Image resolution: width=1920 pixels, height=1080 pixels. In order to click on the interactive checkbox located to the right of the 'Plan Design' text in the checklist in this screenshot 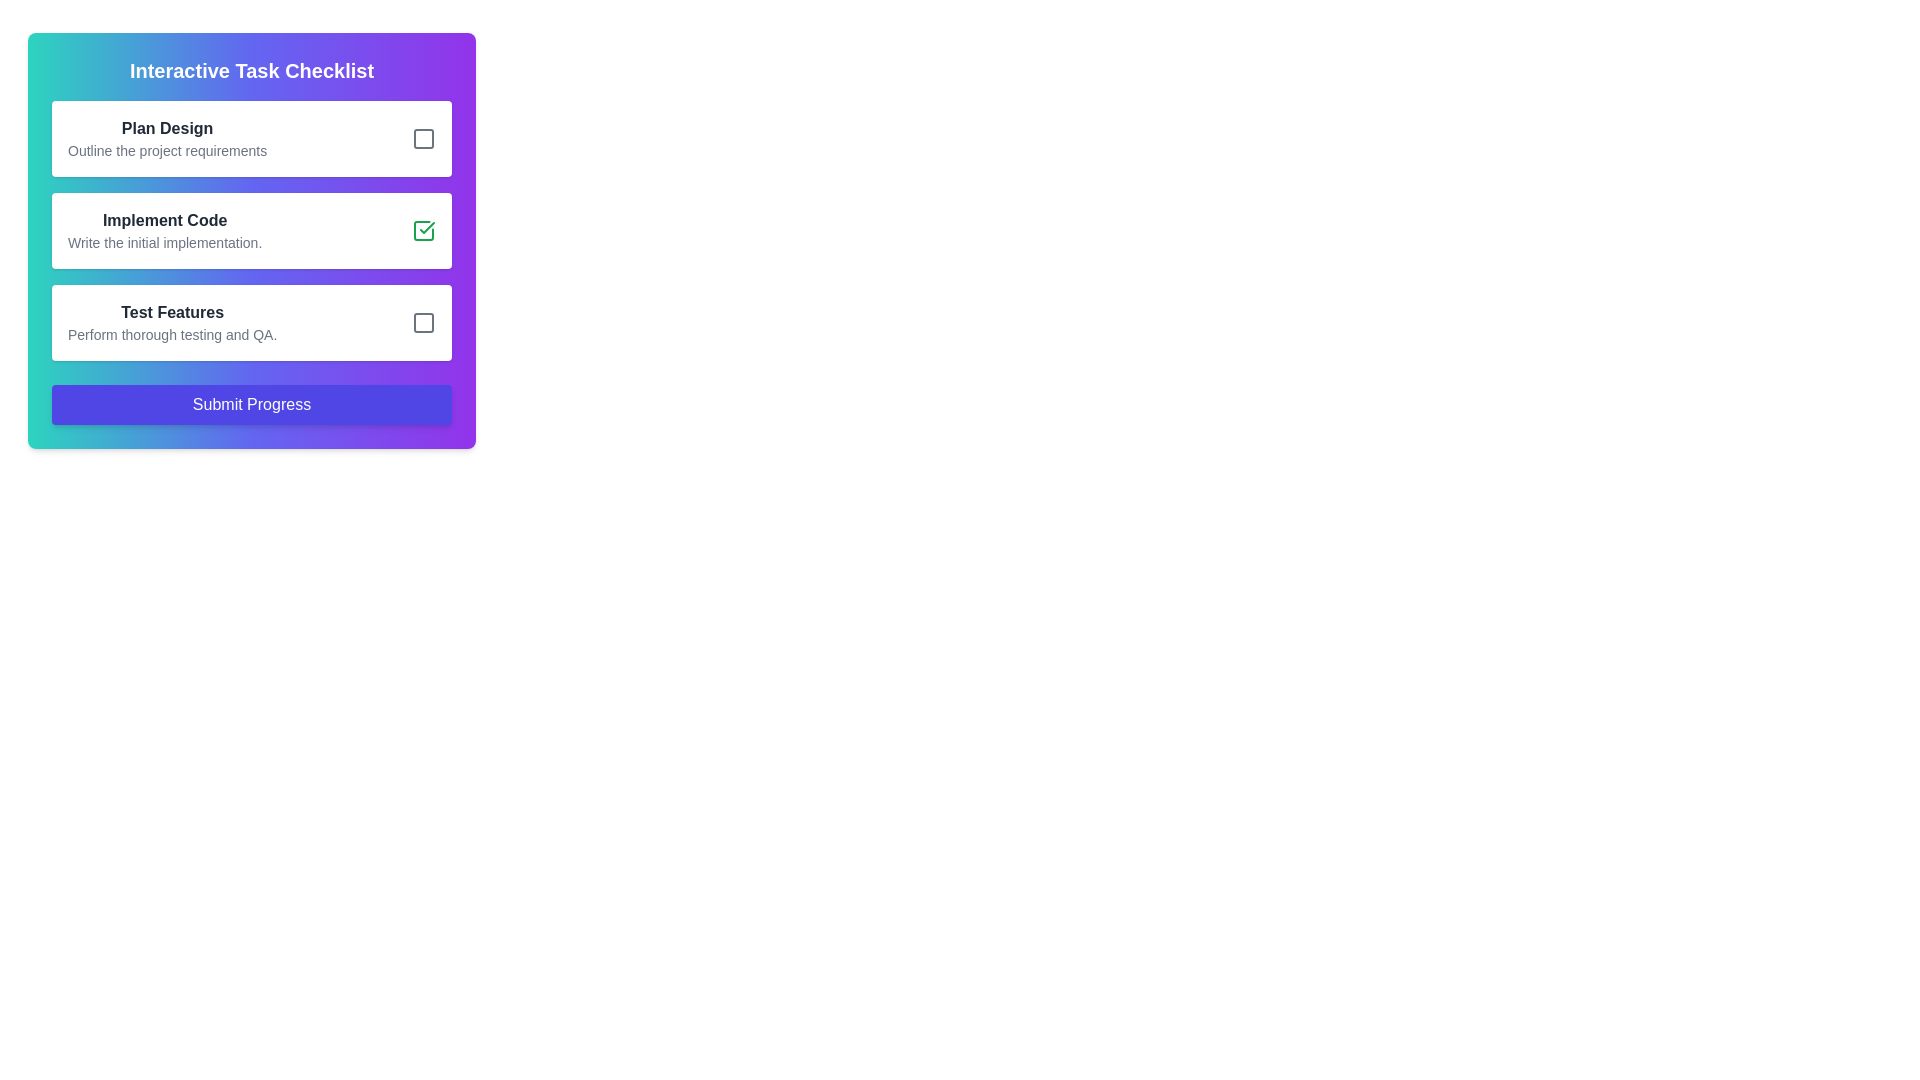, I will do `click(422, 137)`.